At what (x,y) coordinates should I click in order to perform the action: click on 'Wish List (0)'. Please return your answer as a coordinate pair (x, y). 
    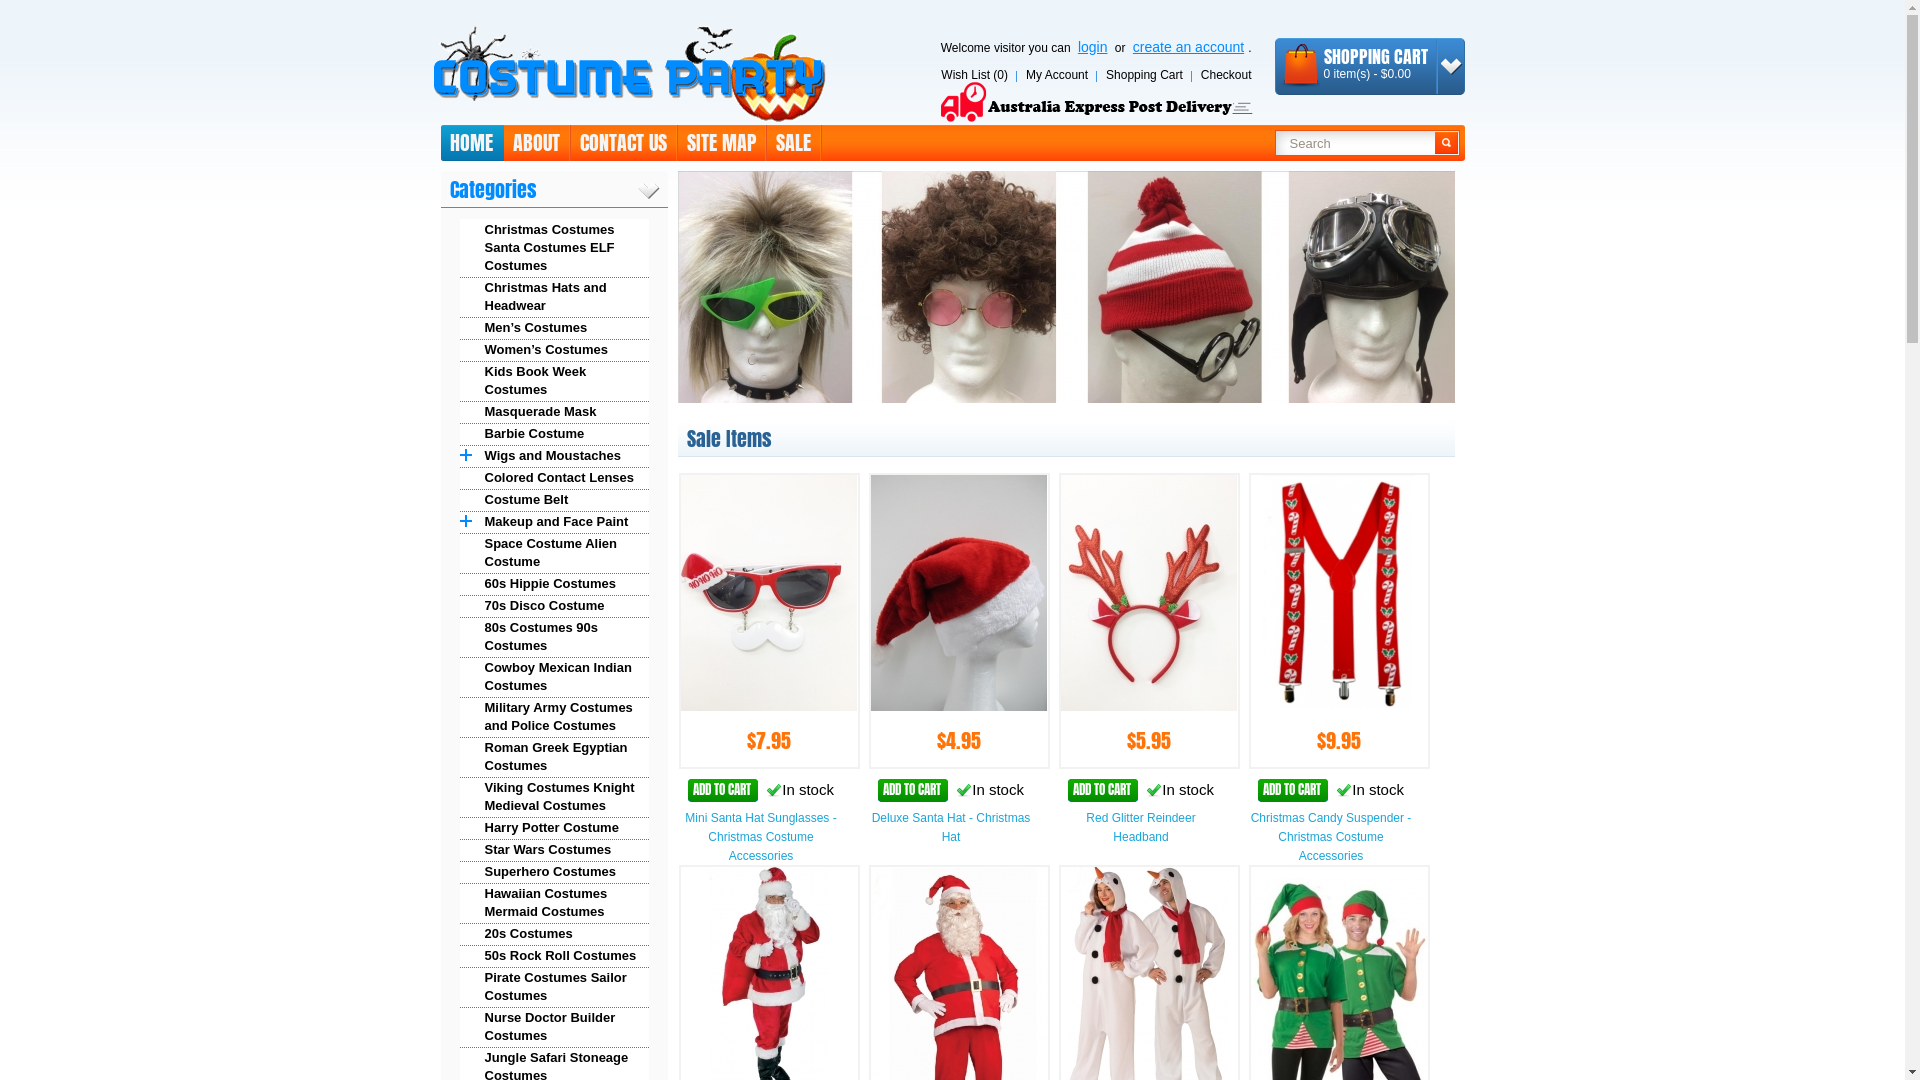
    Looking at the image, I should click on (974, 74).